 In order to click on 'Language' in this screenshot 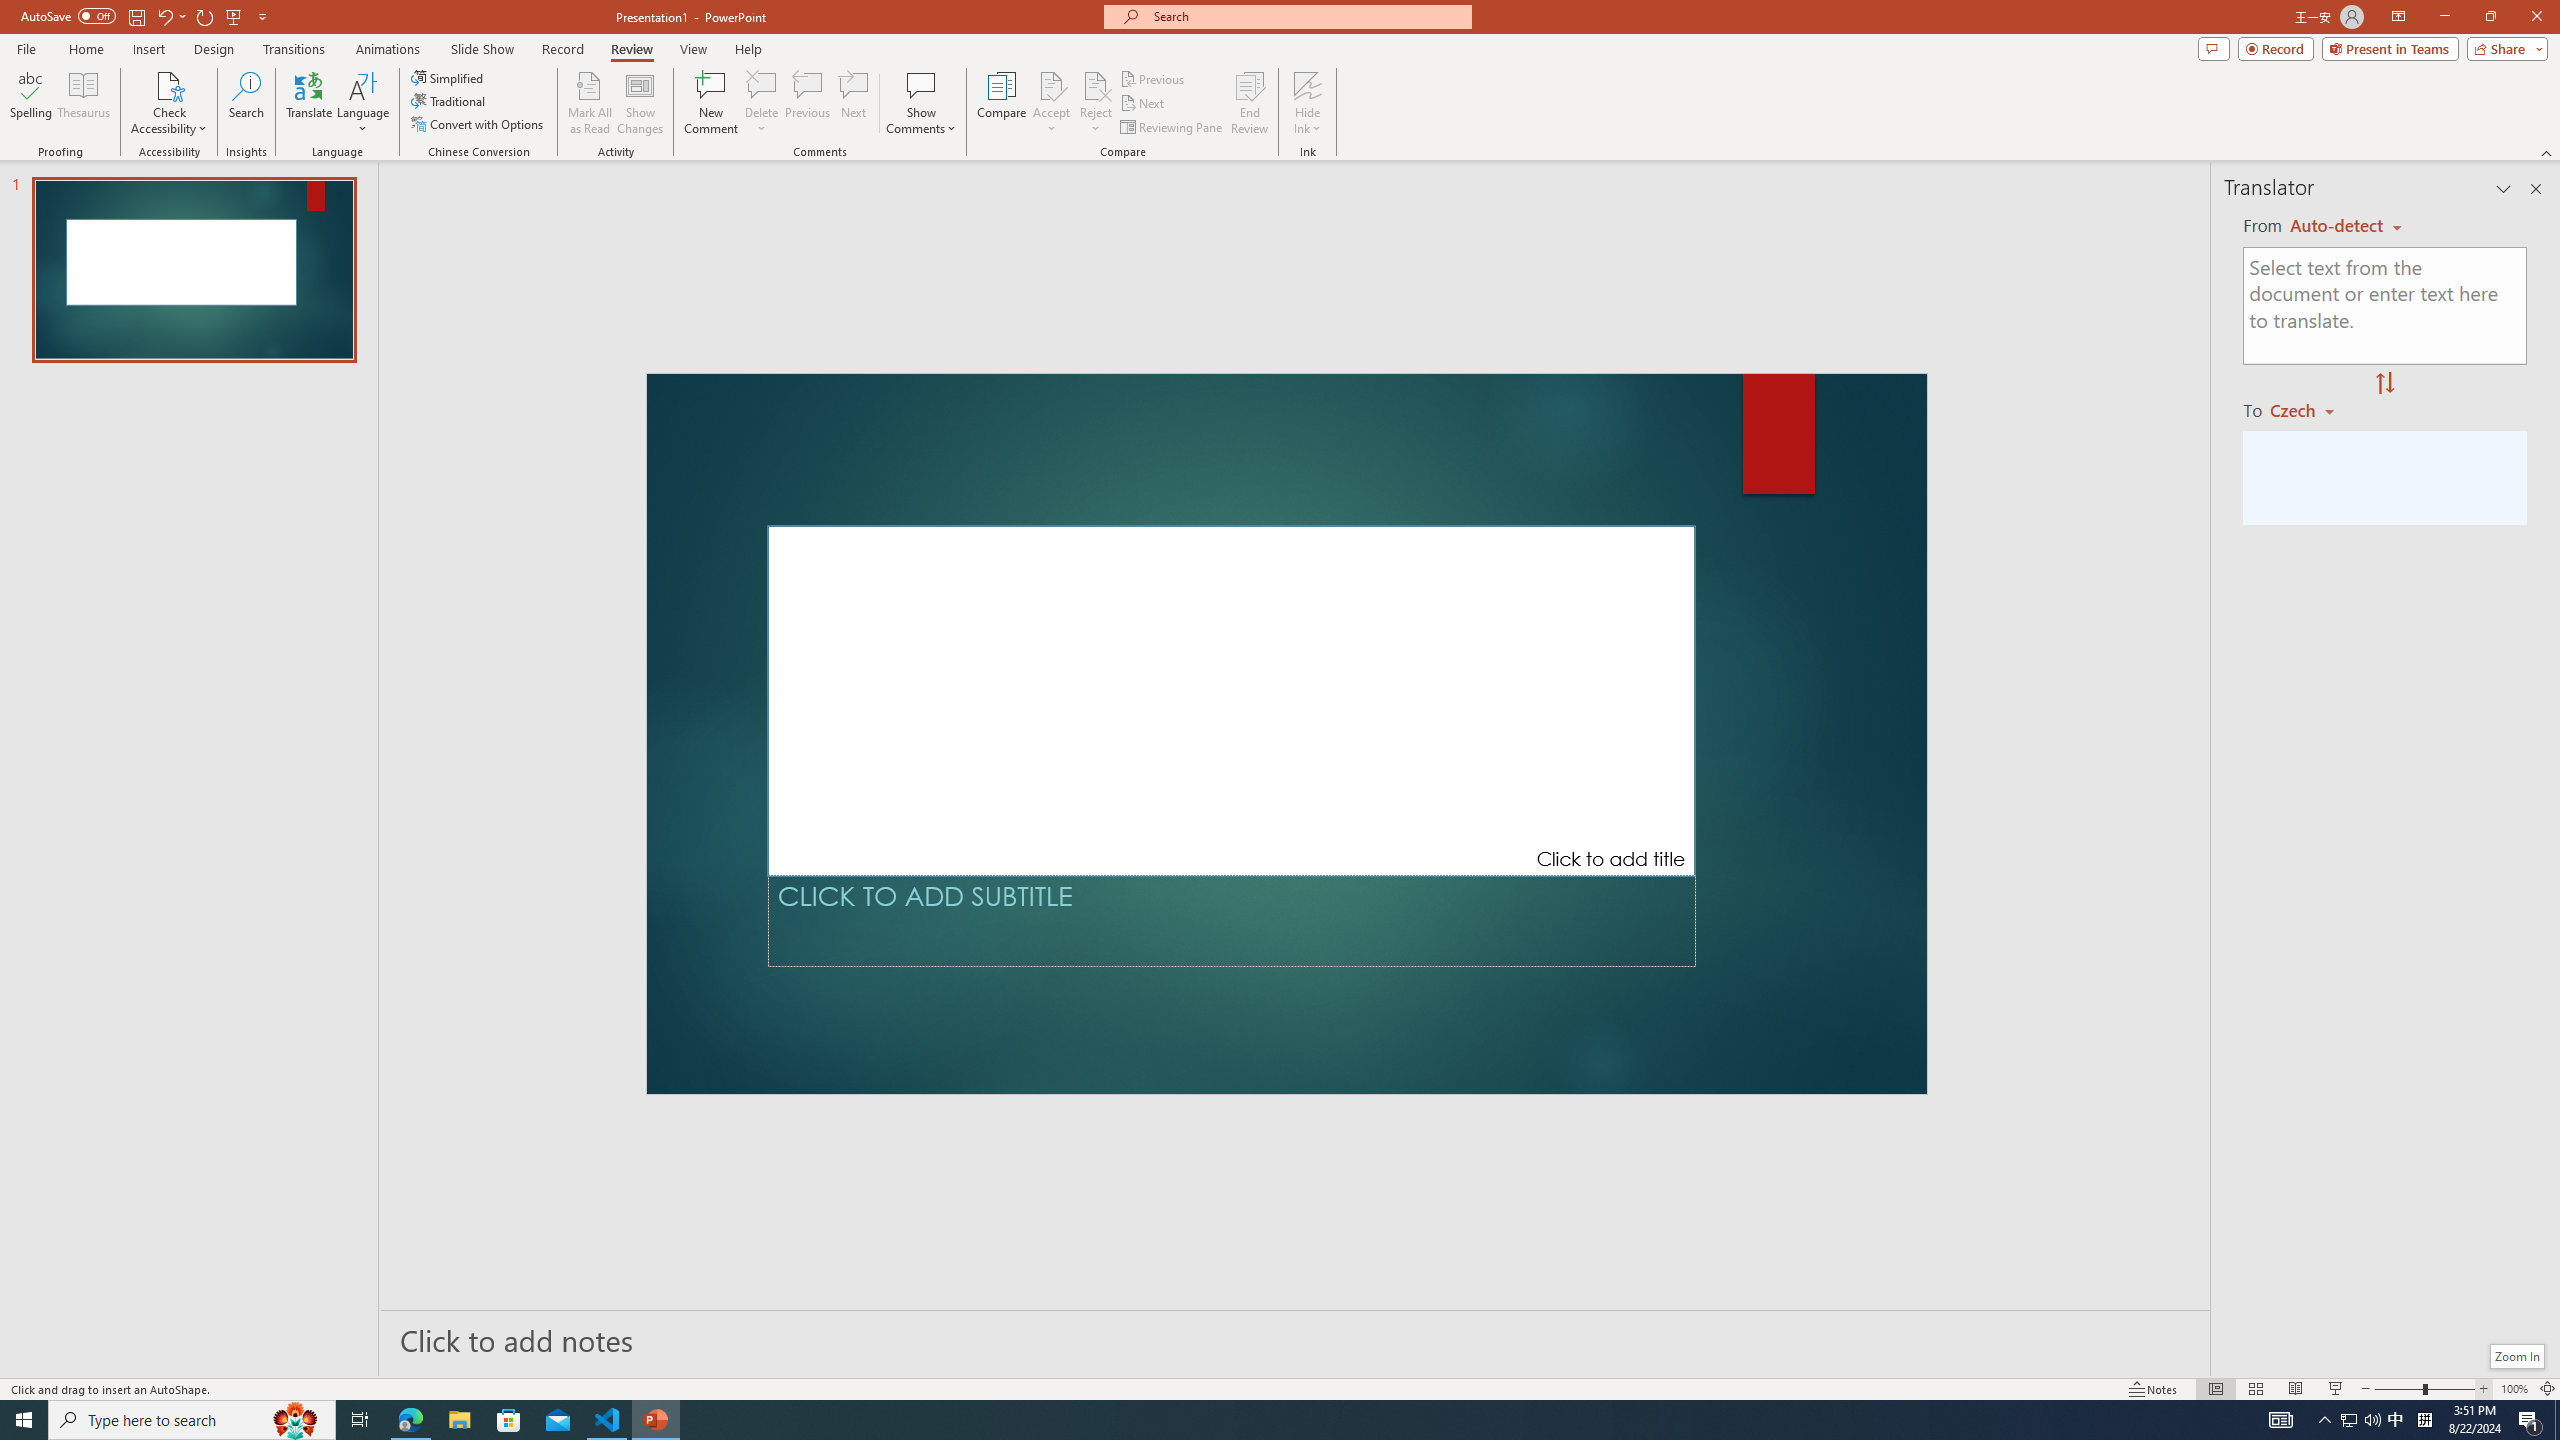, I will do `click(362, 103)`.